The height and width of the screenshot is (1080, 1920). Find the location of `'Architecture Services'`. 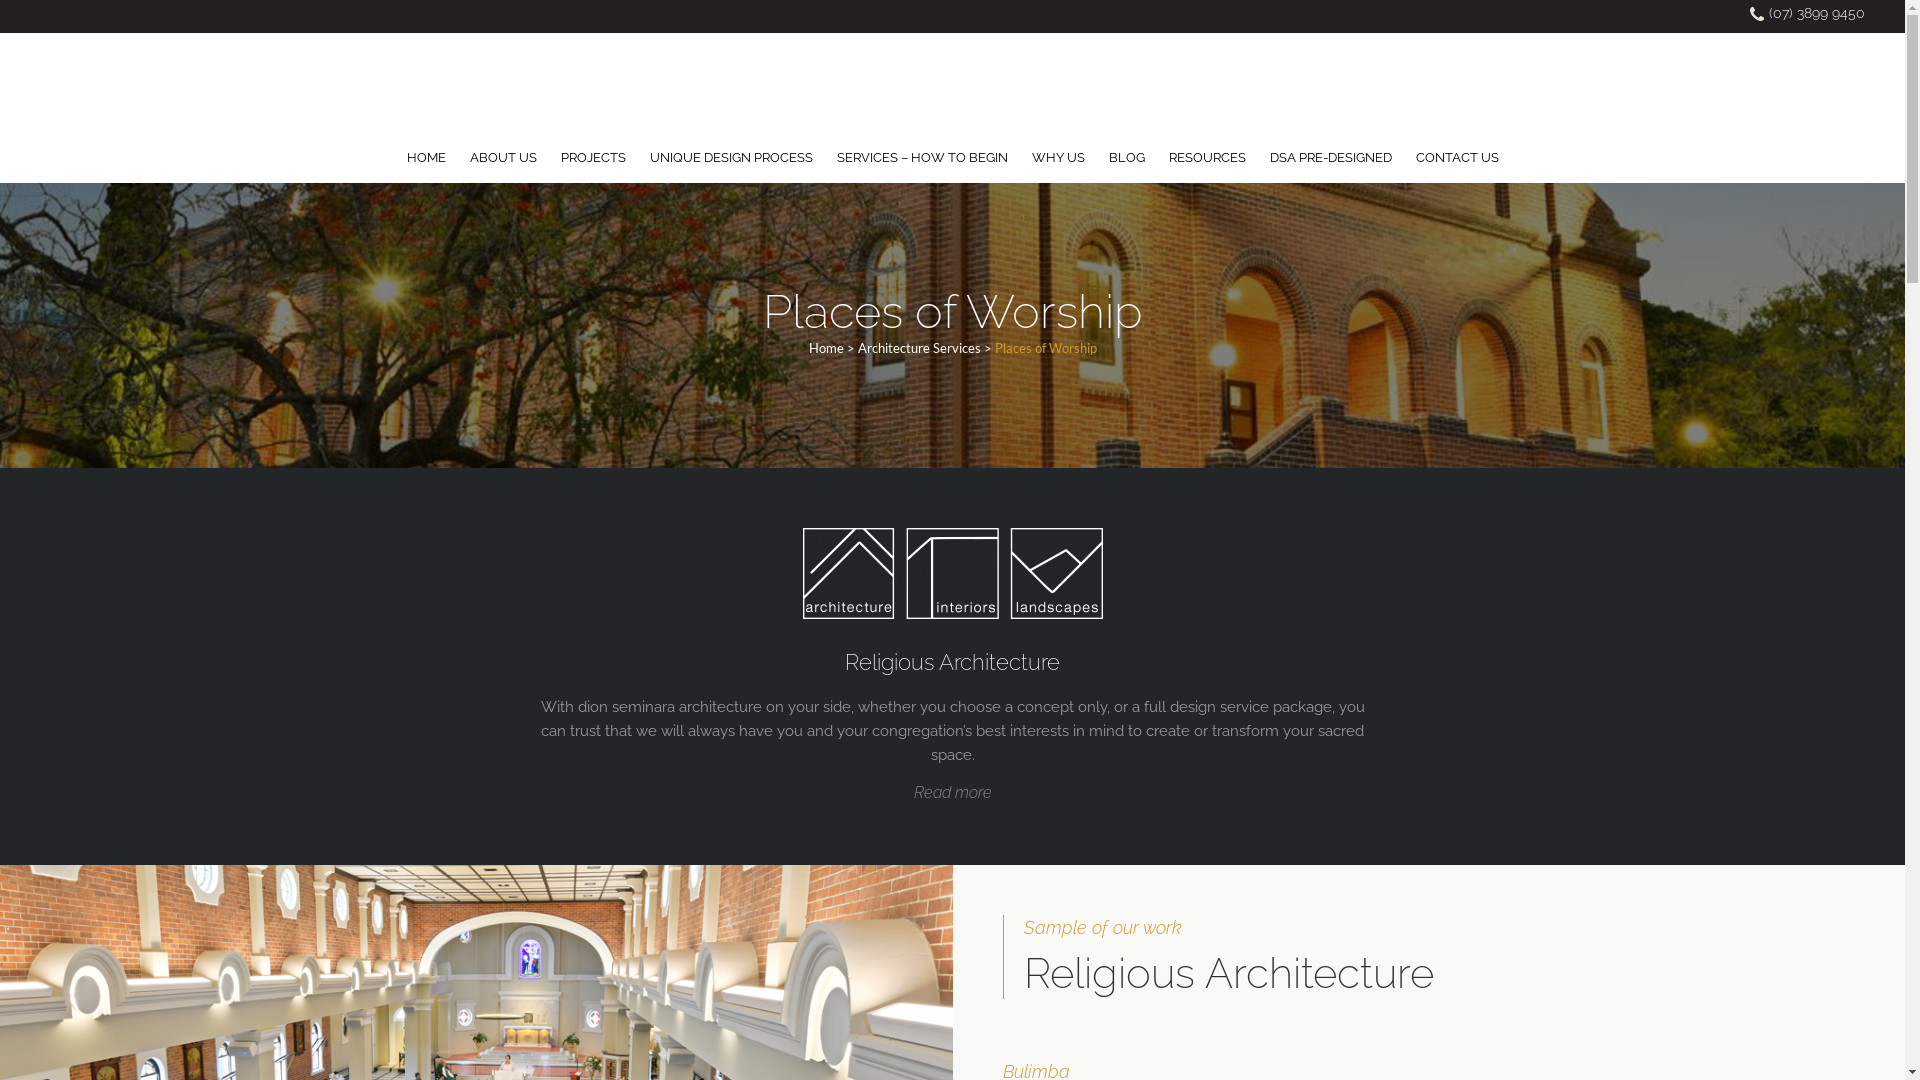

'Architecture Services' is located at coordinates (918, 346).